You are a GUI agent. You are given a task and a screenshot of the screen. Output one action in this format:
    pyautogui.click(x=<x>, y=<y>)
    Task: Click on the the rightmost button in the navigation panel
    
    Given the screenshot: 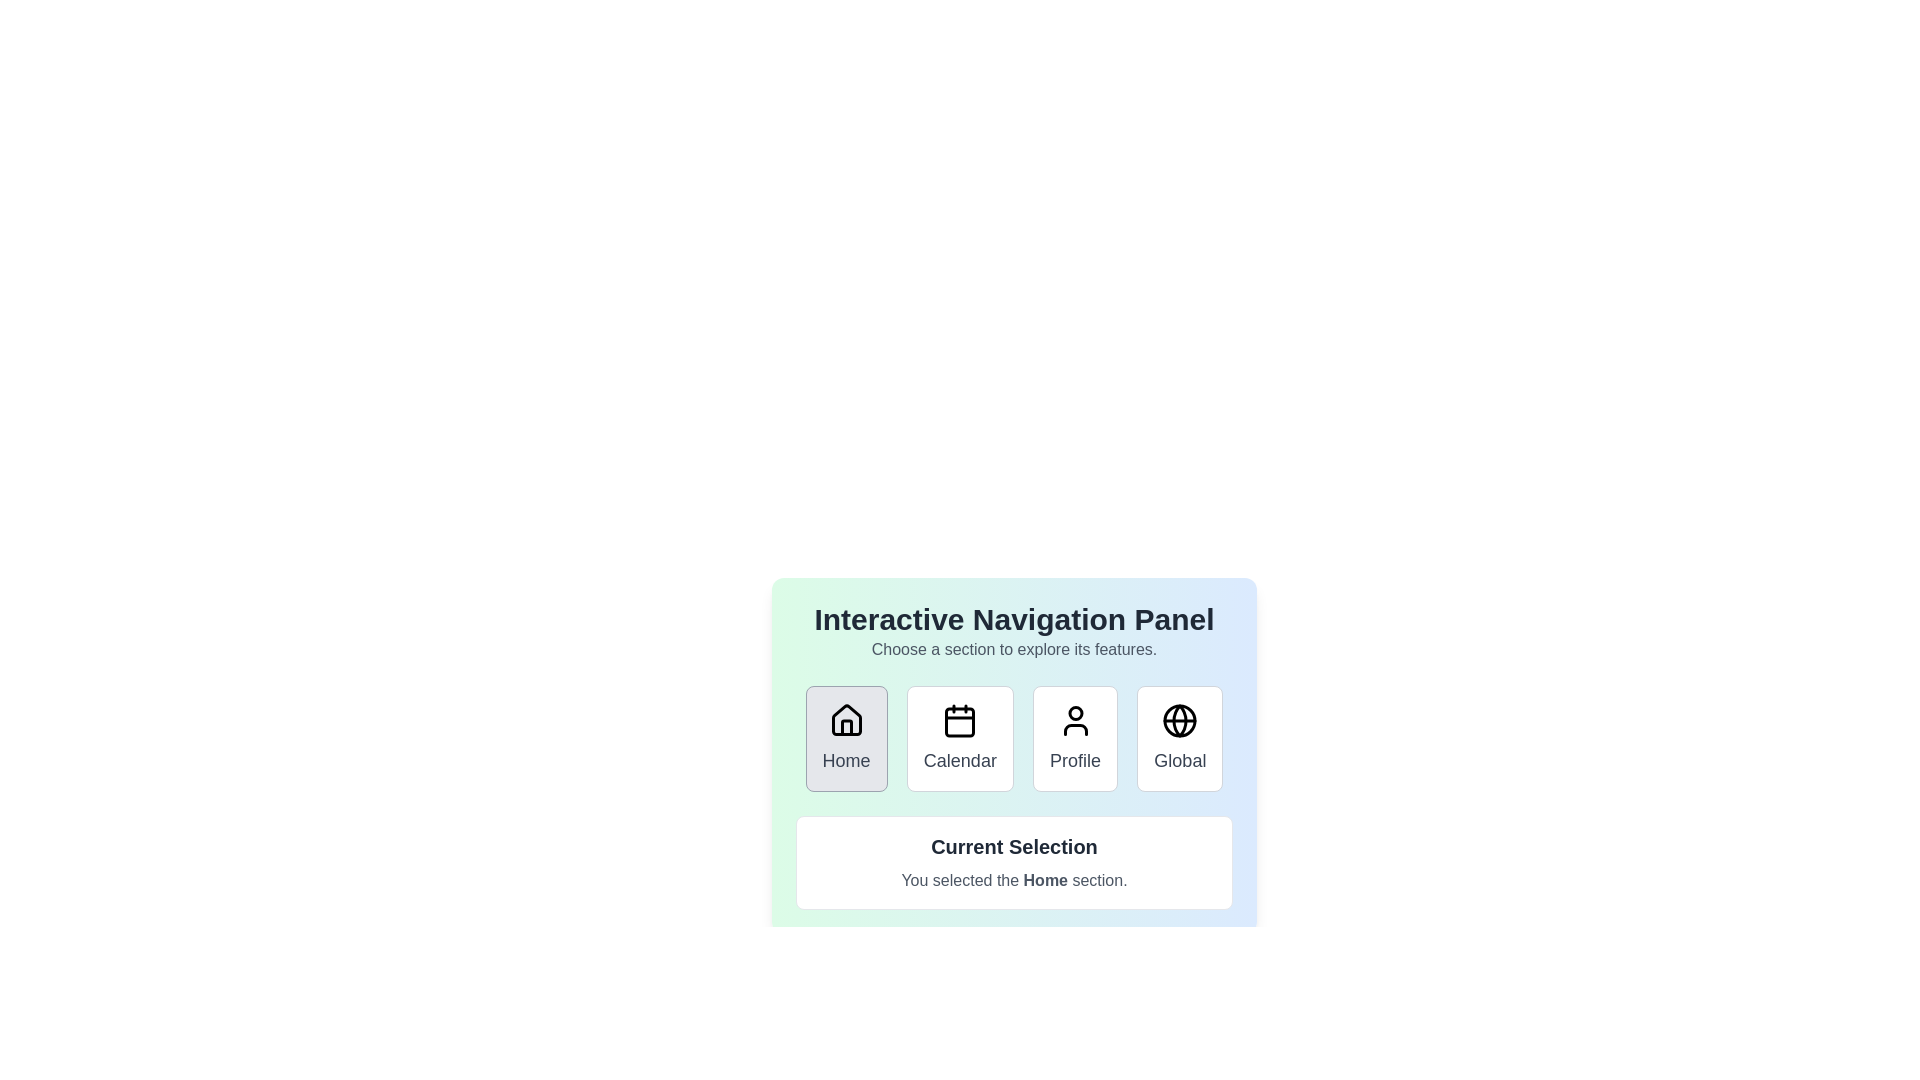 What is the action you would take?
    pyautogui.click(x=1180, y=739)
    